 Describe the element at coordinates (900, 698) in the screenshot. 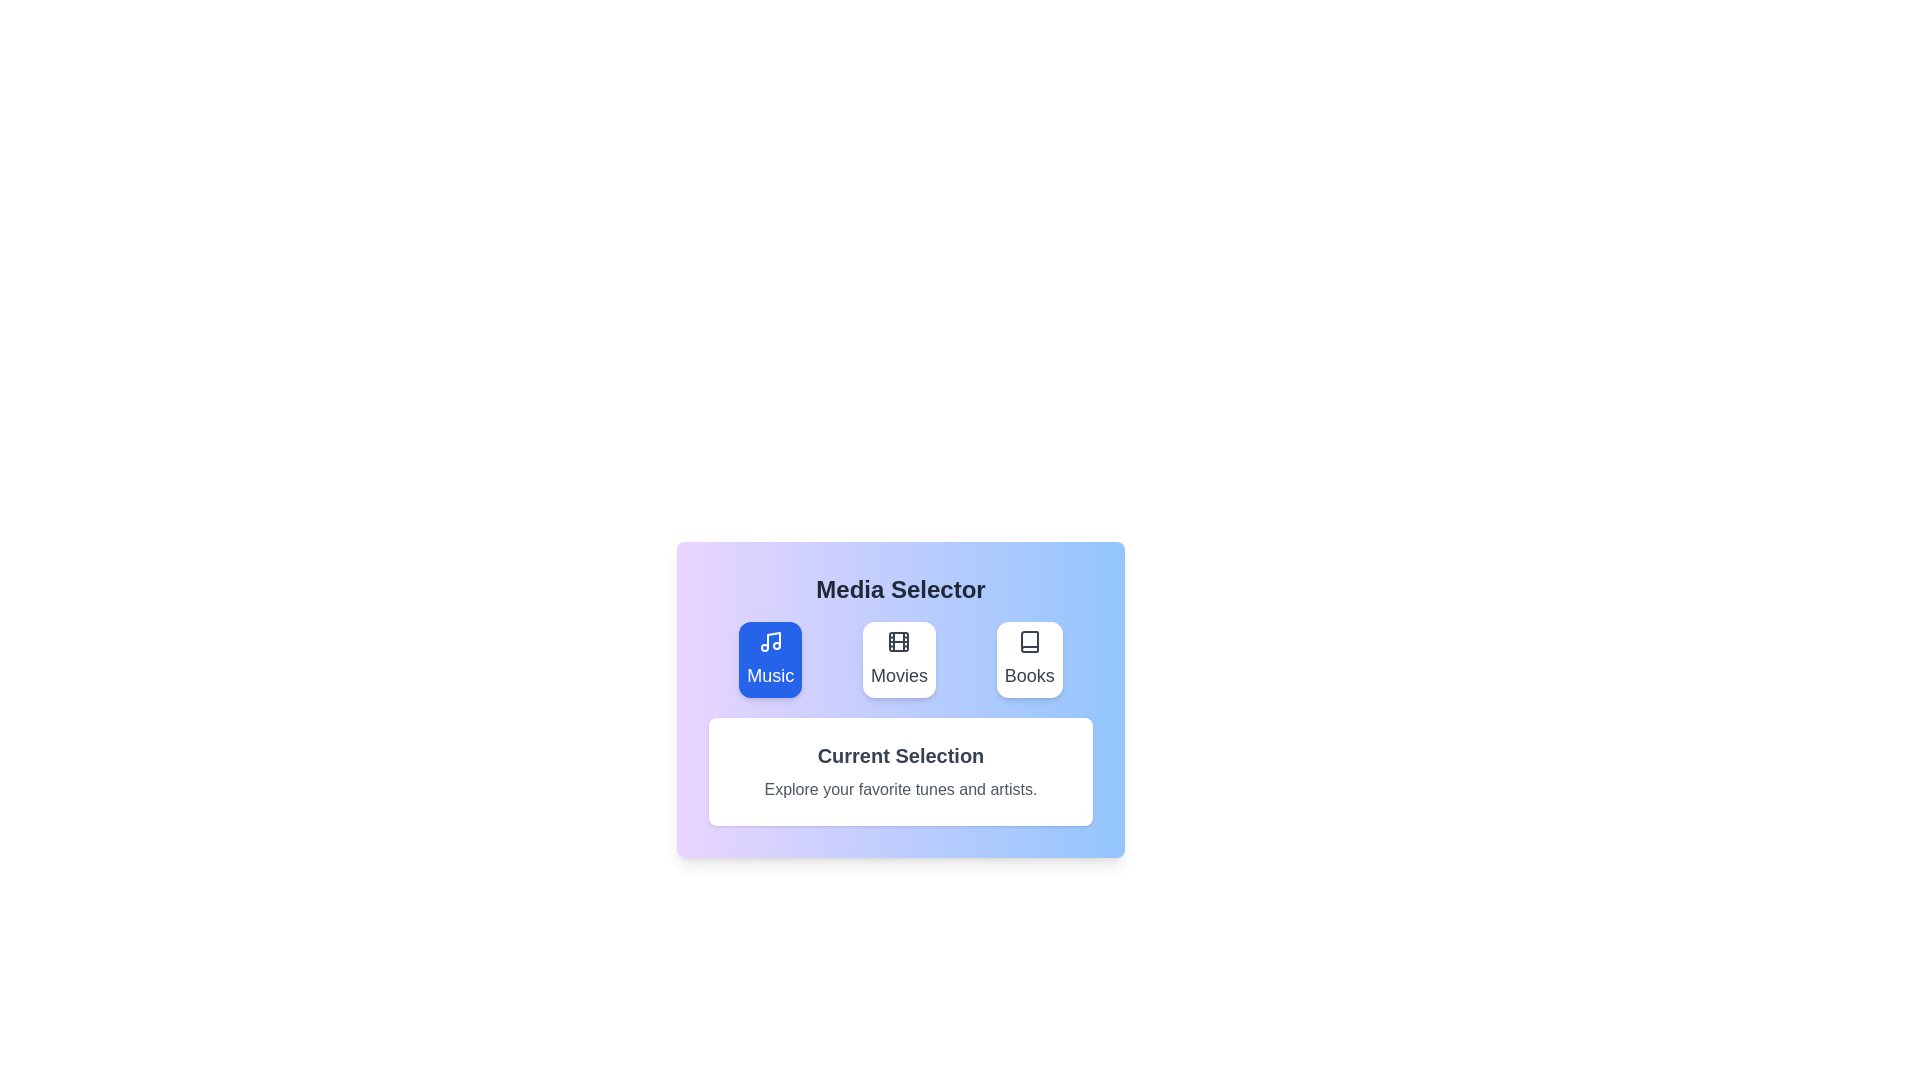

I see `the buttons in the Media Selector panel` at that location.